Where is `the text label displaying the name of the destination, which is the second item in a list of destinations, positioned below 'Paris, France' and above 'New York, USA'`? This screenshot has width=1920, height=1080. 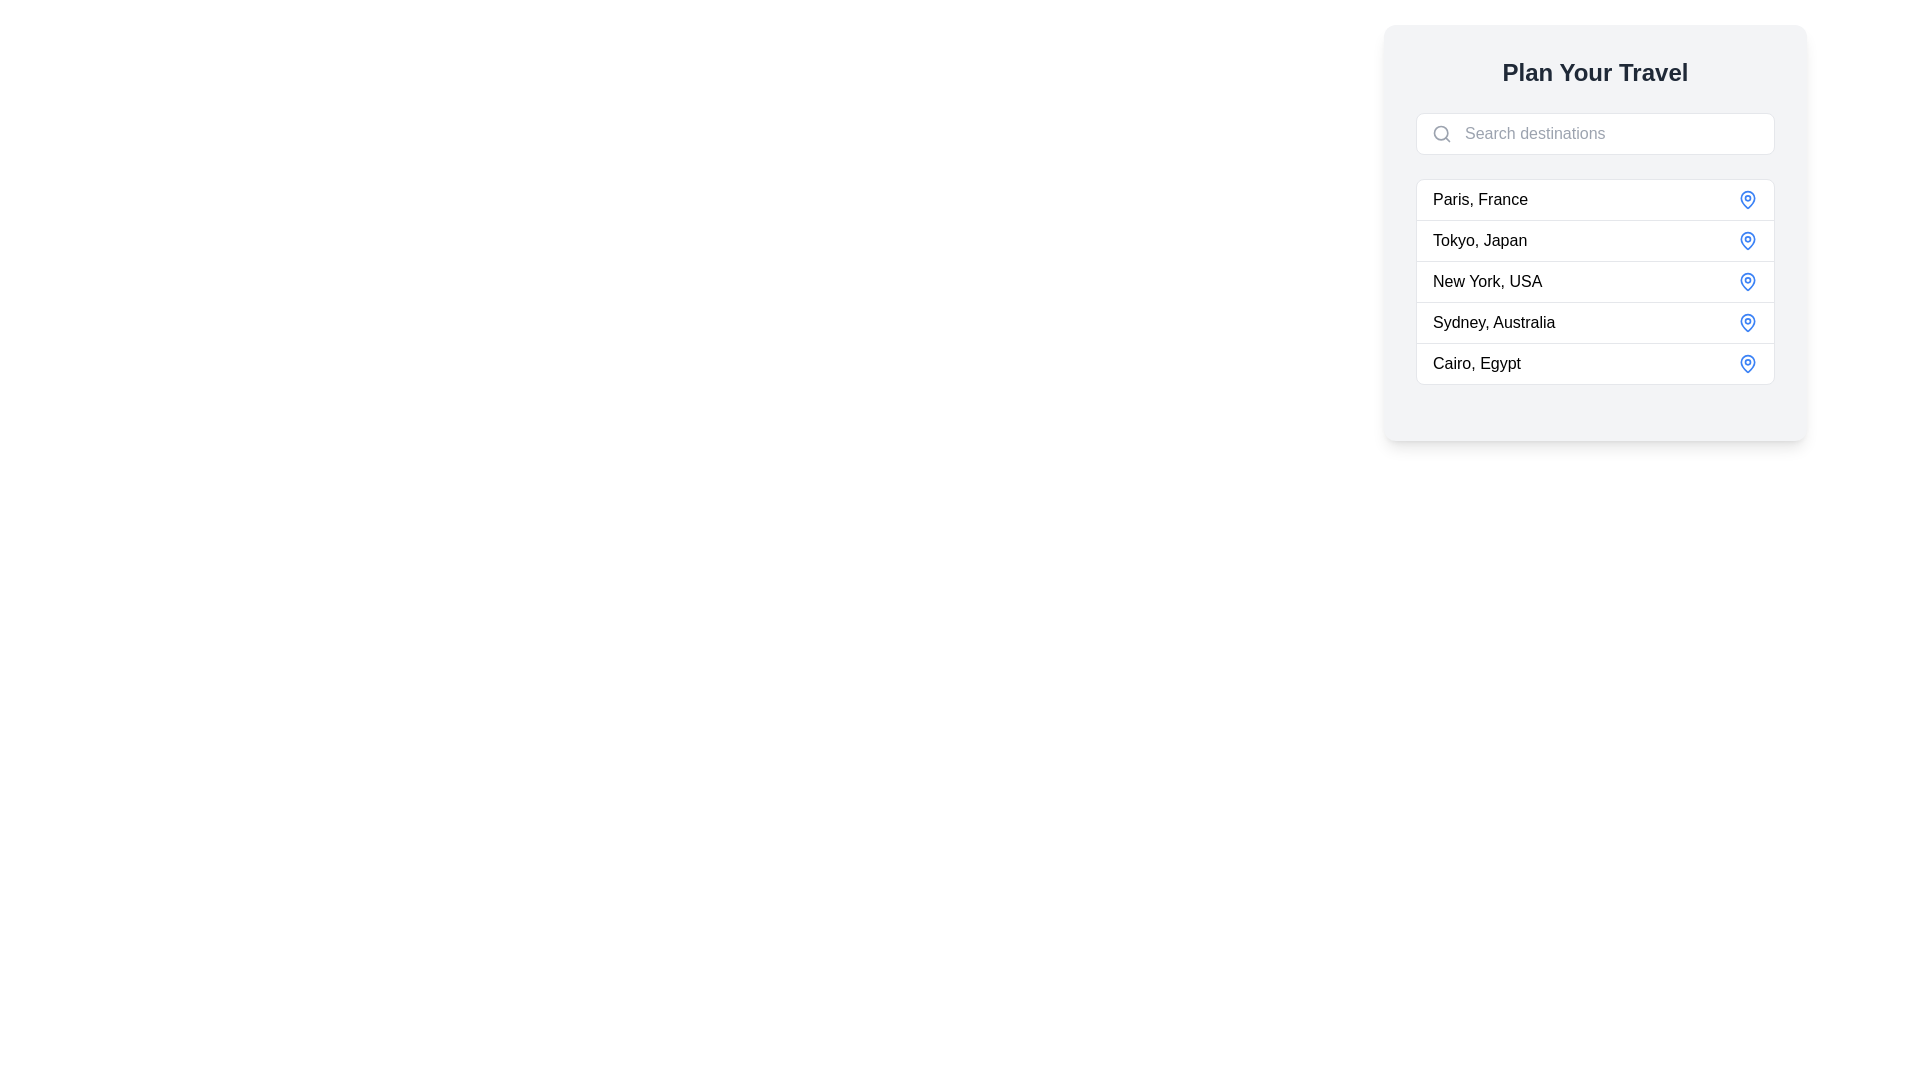 the text label displaying the name of the destination, which is the second item in a list of destinations, positioned below 'Paris, France' and above 'New York, USA' is located at coordinates (1480, 239).